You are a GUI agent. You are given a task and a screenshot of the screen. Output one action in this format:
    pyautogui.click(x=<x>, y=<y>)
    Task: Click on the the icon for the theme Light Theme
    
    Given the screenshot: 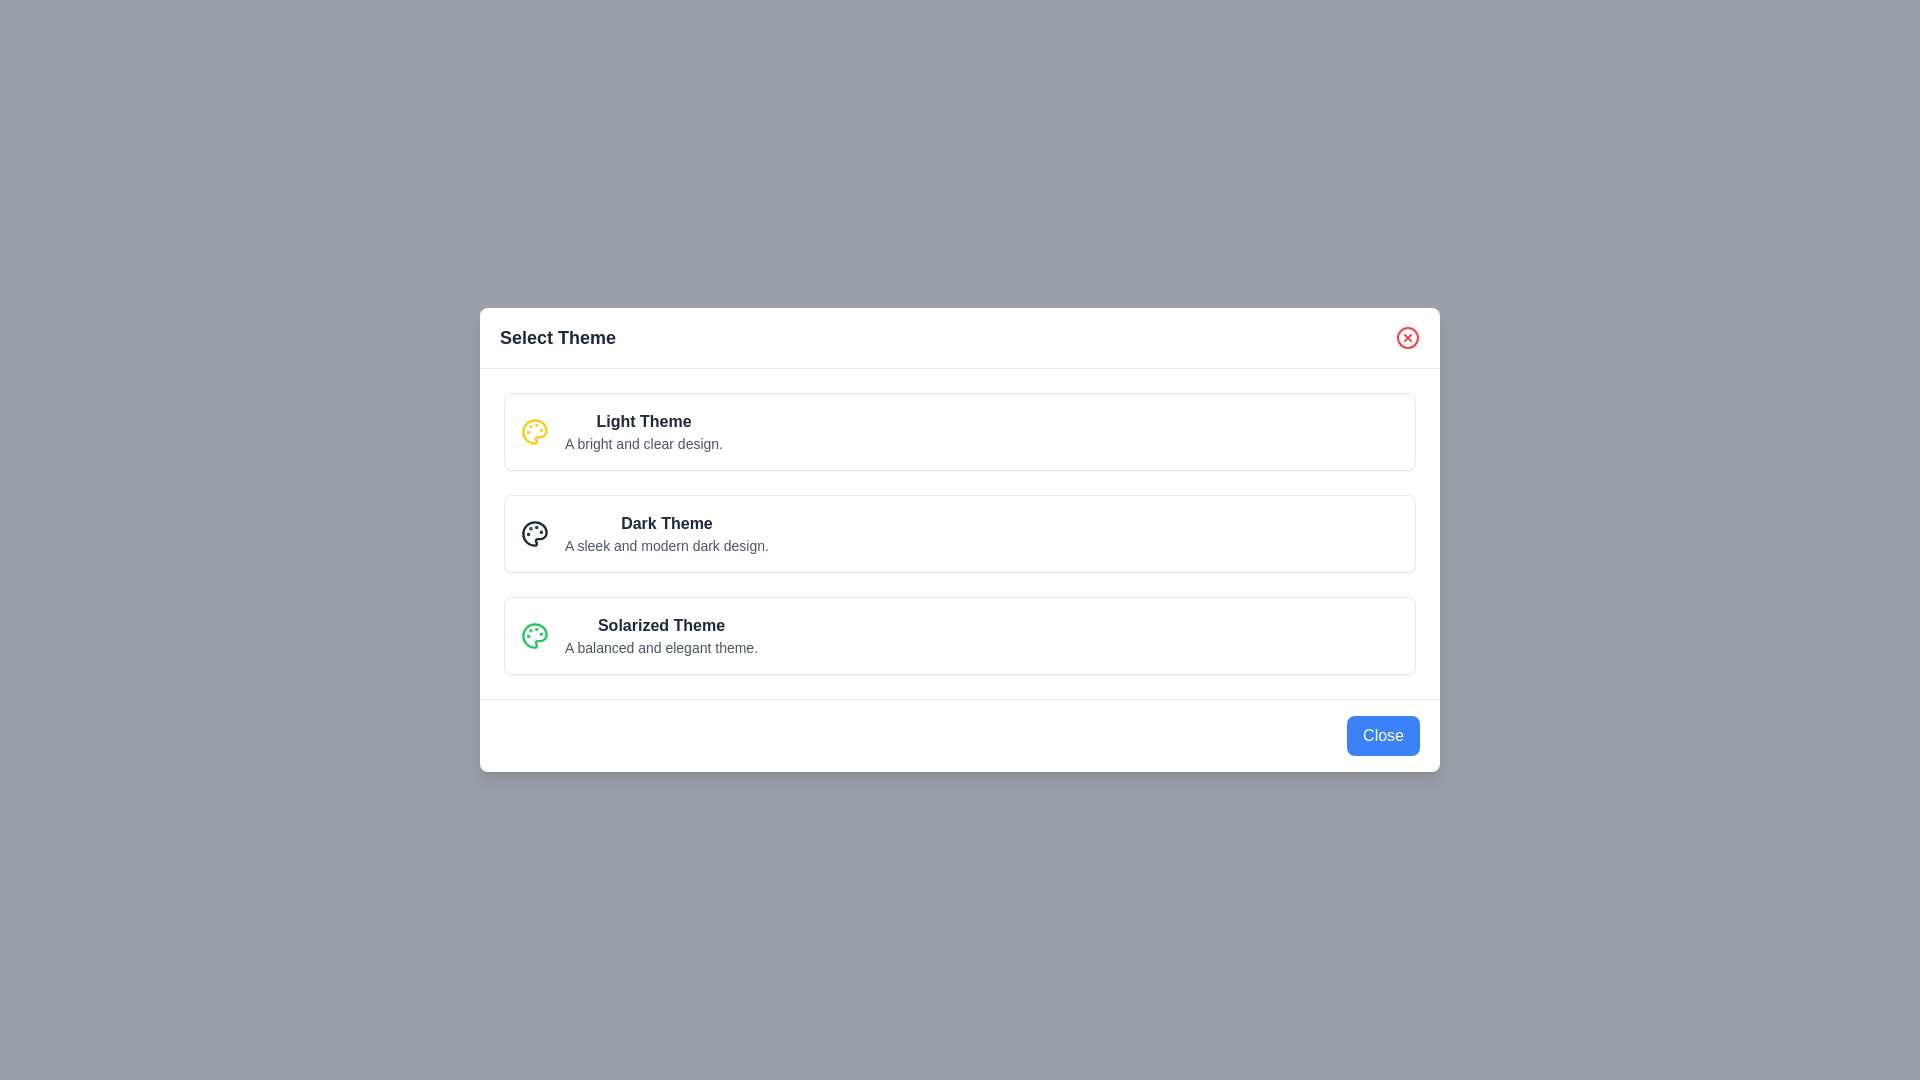 What is the action you would take?
    pyautogui.click(x=534, y=431)
    